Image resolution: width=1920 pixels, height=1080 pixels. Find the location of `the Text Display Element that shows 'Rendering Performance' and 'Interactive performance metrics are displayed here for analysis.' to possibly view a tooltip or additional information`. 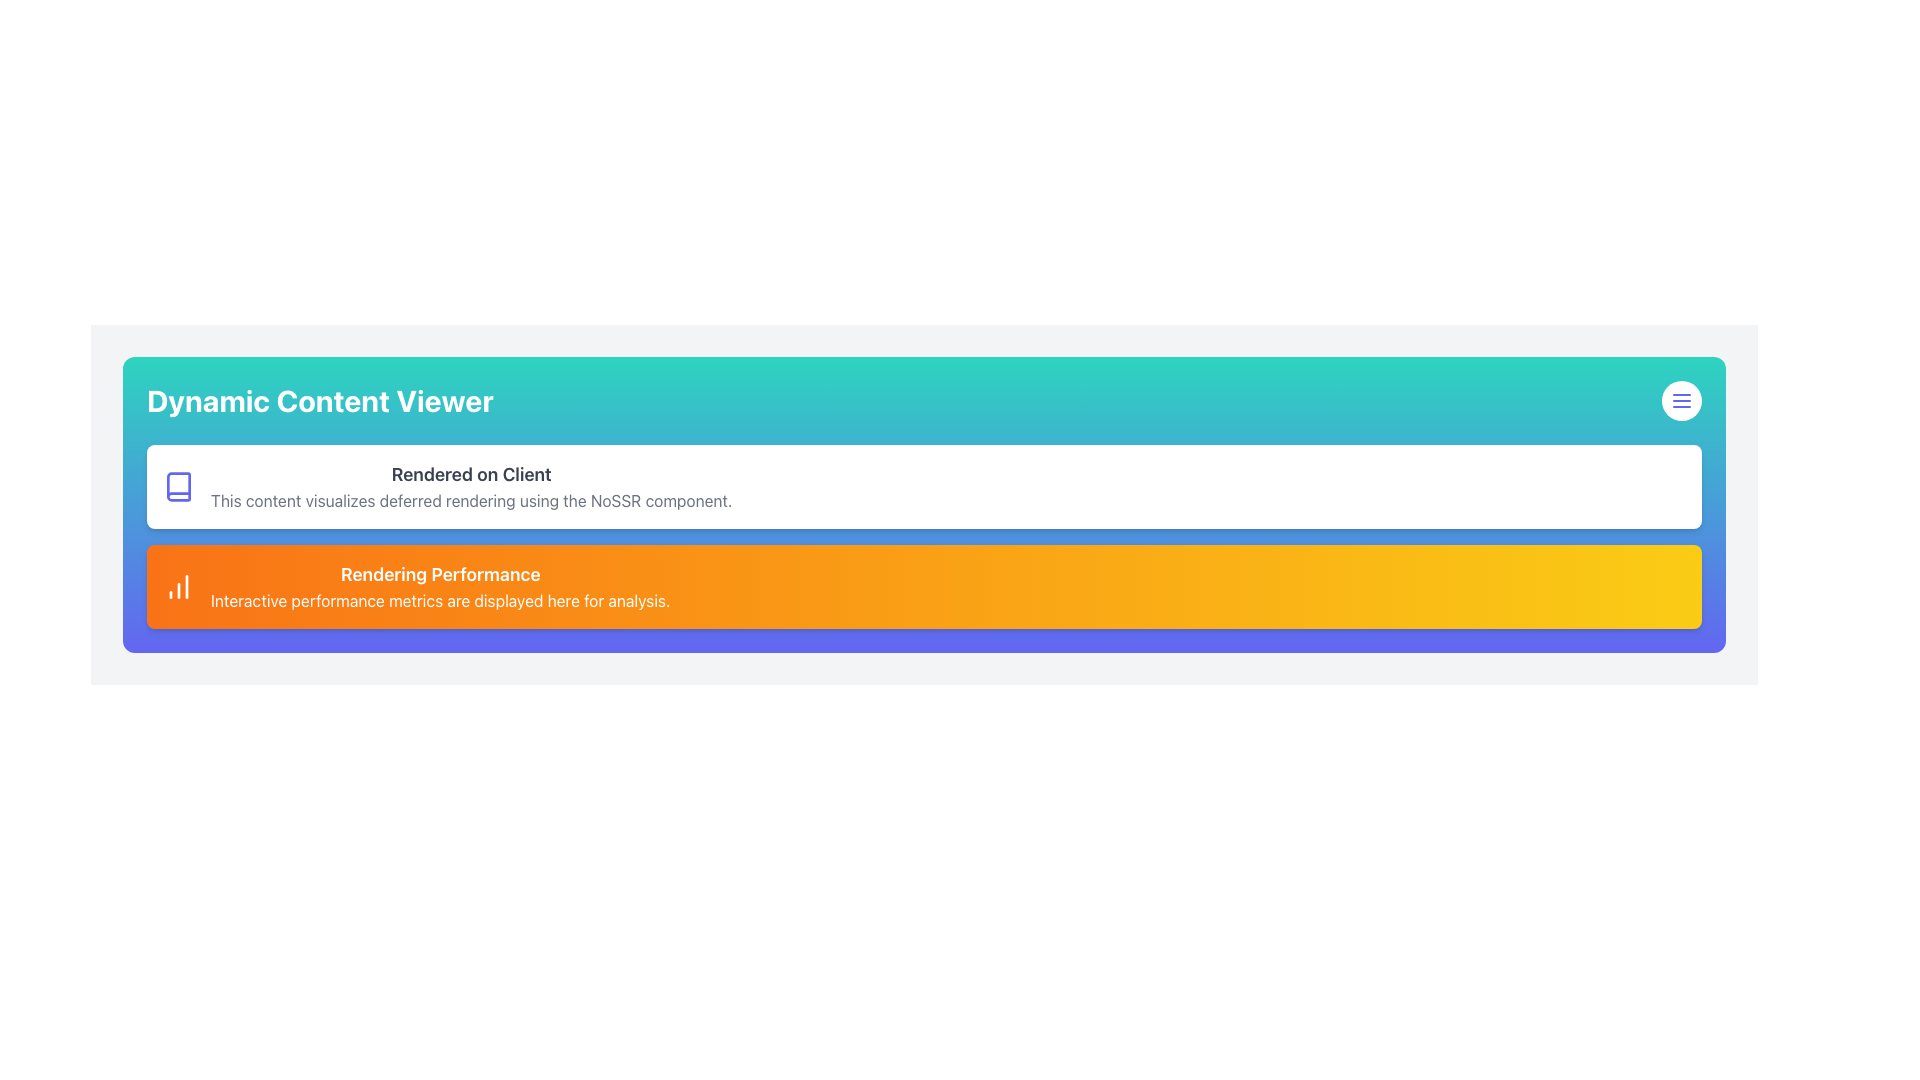

the Text Display Element that shows 'Rendering Performance' and 'Interactive performance metrics are displayed here for analysis.' to possibly view a tooltip or additional information is located at coordinates (439, 585).